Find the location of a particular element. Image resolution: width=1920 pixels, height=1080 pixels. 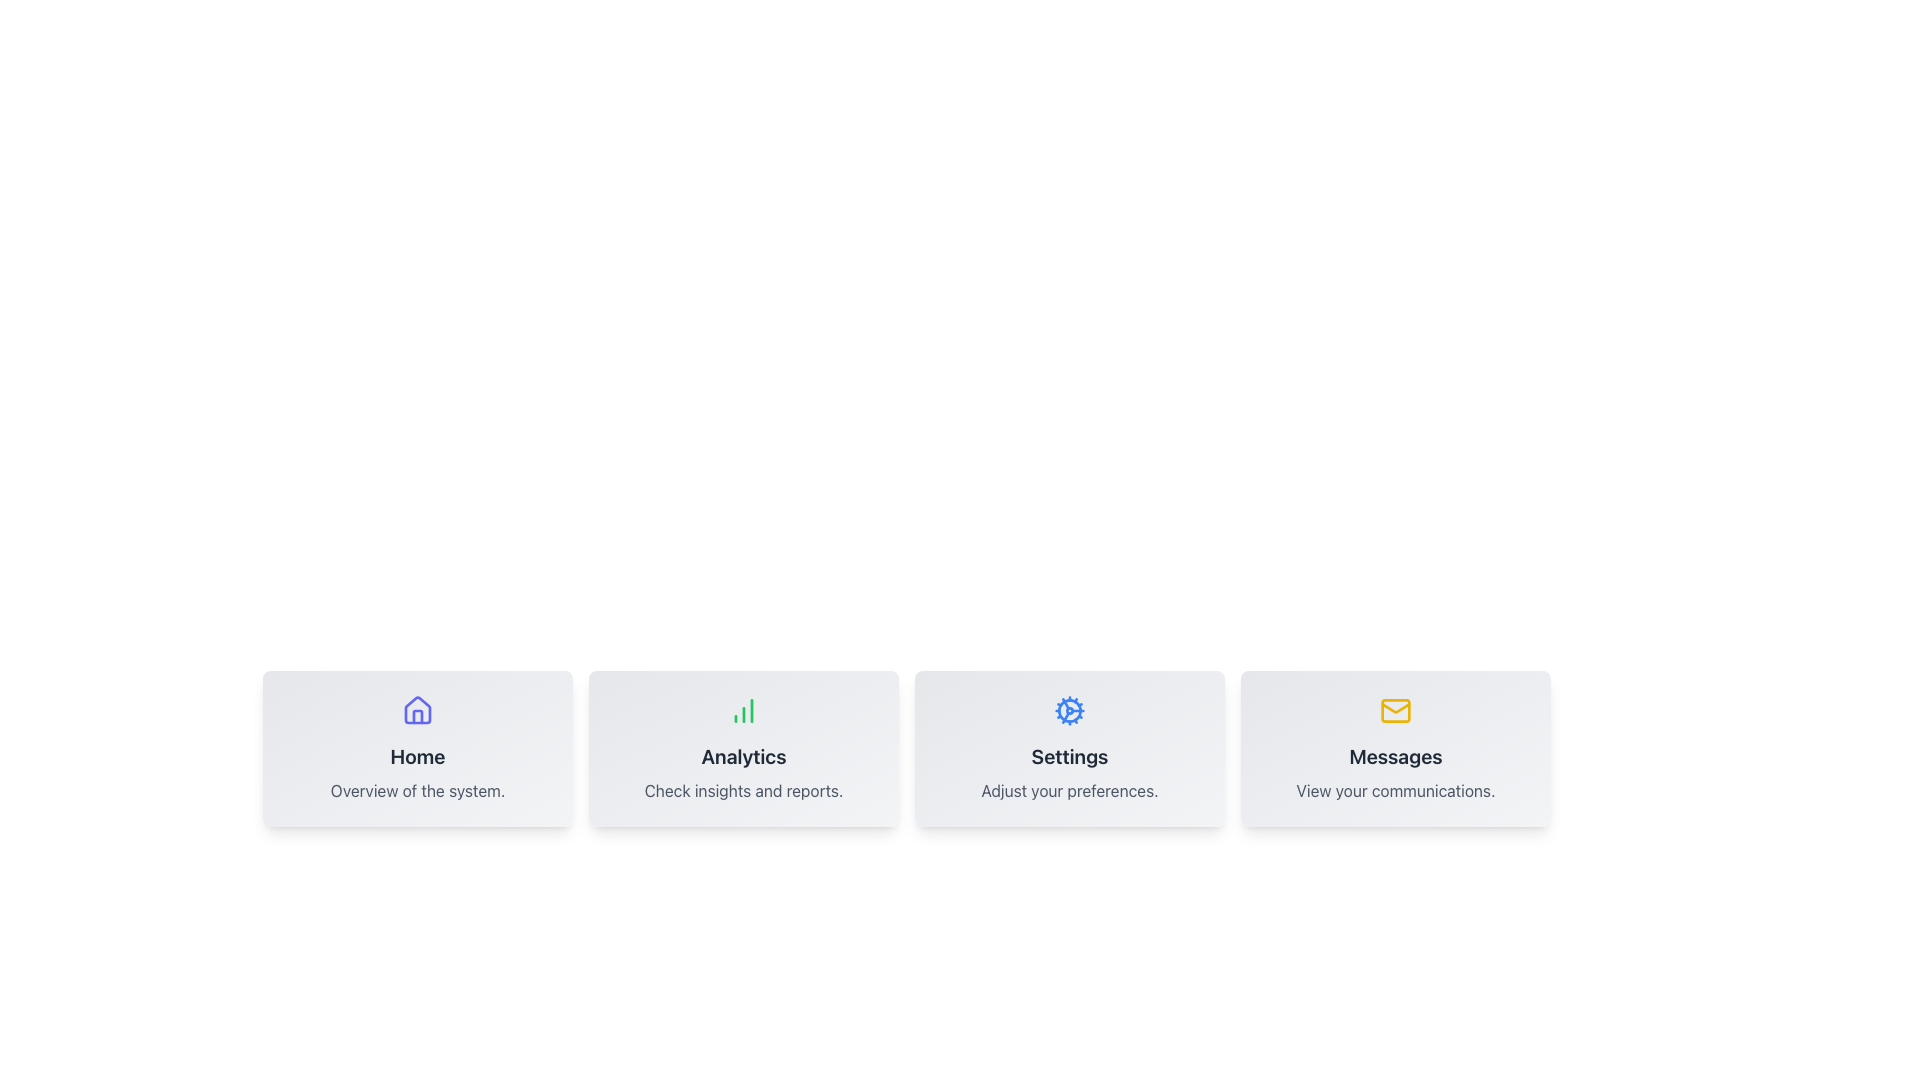

the circular graphical icon located in the 'Settings' section of the interface, which is the third panel in a horizontal layout is located at coordinates (1069, 709).